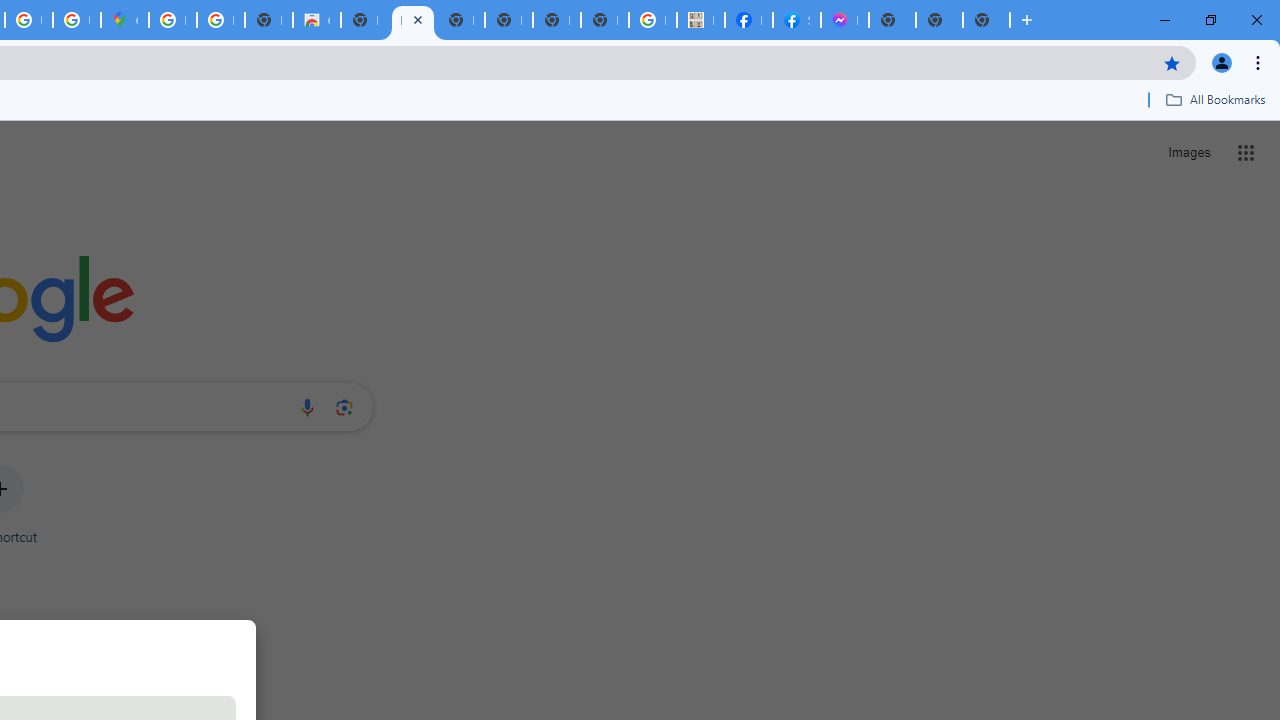  Describe the element at coordinates (844, 20) in the screenshot. I see `'Messenger'` at that location.